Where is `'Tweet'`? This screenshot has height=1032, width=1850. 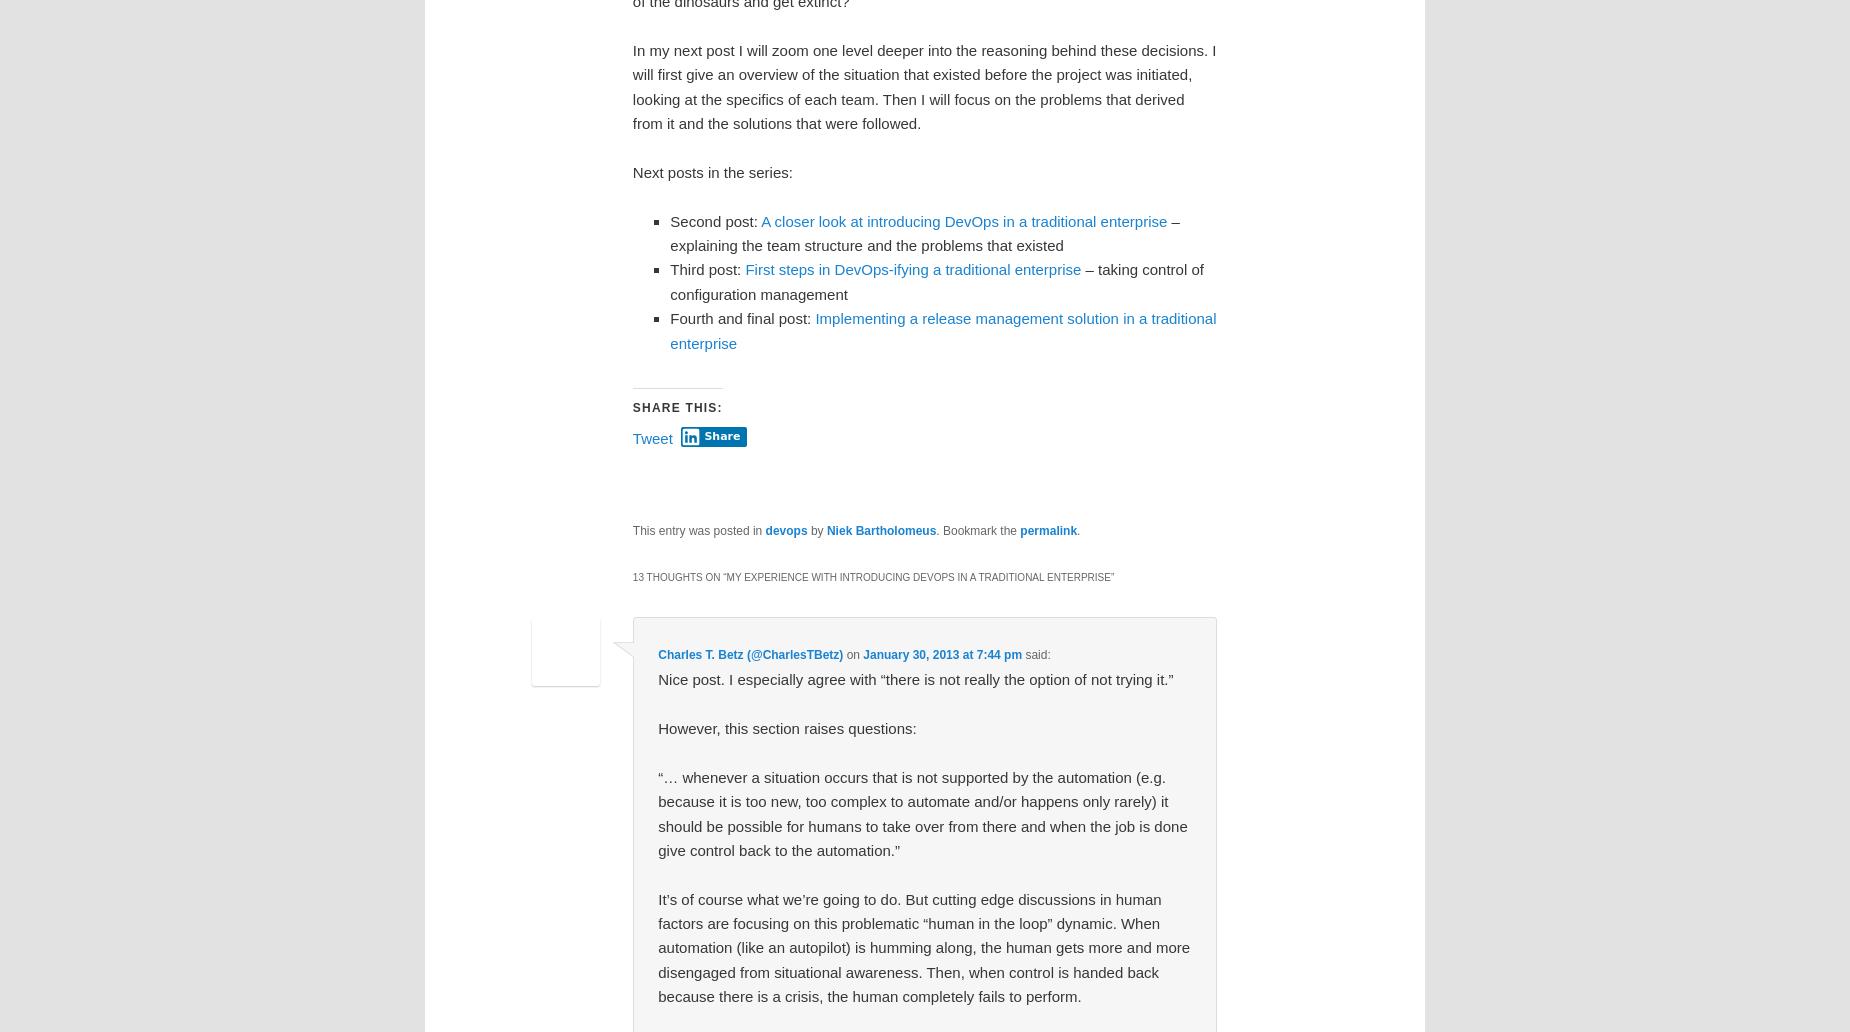
'Tweet' is located at coordinates (631, 437).